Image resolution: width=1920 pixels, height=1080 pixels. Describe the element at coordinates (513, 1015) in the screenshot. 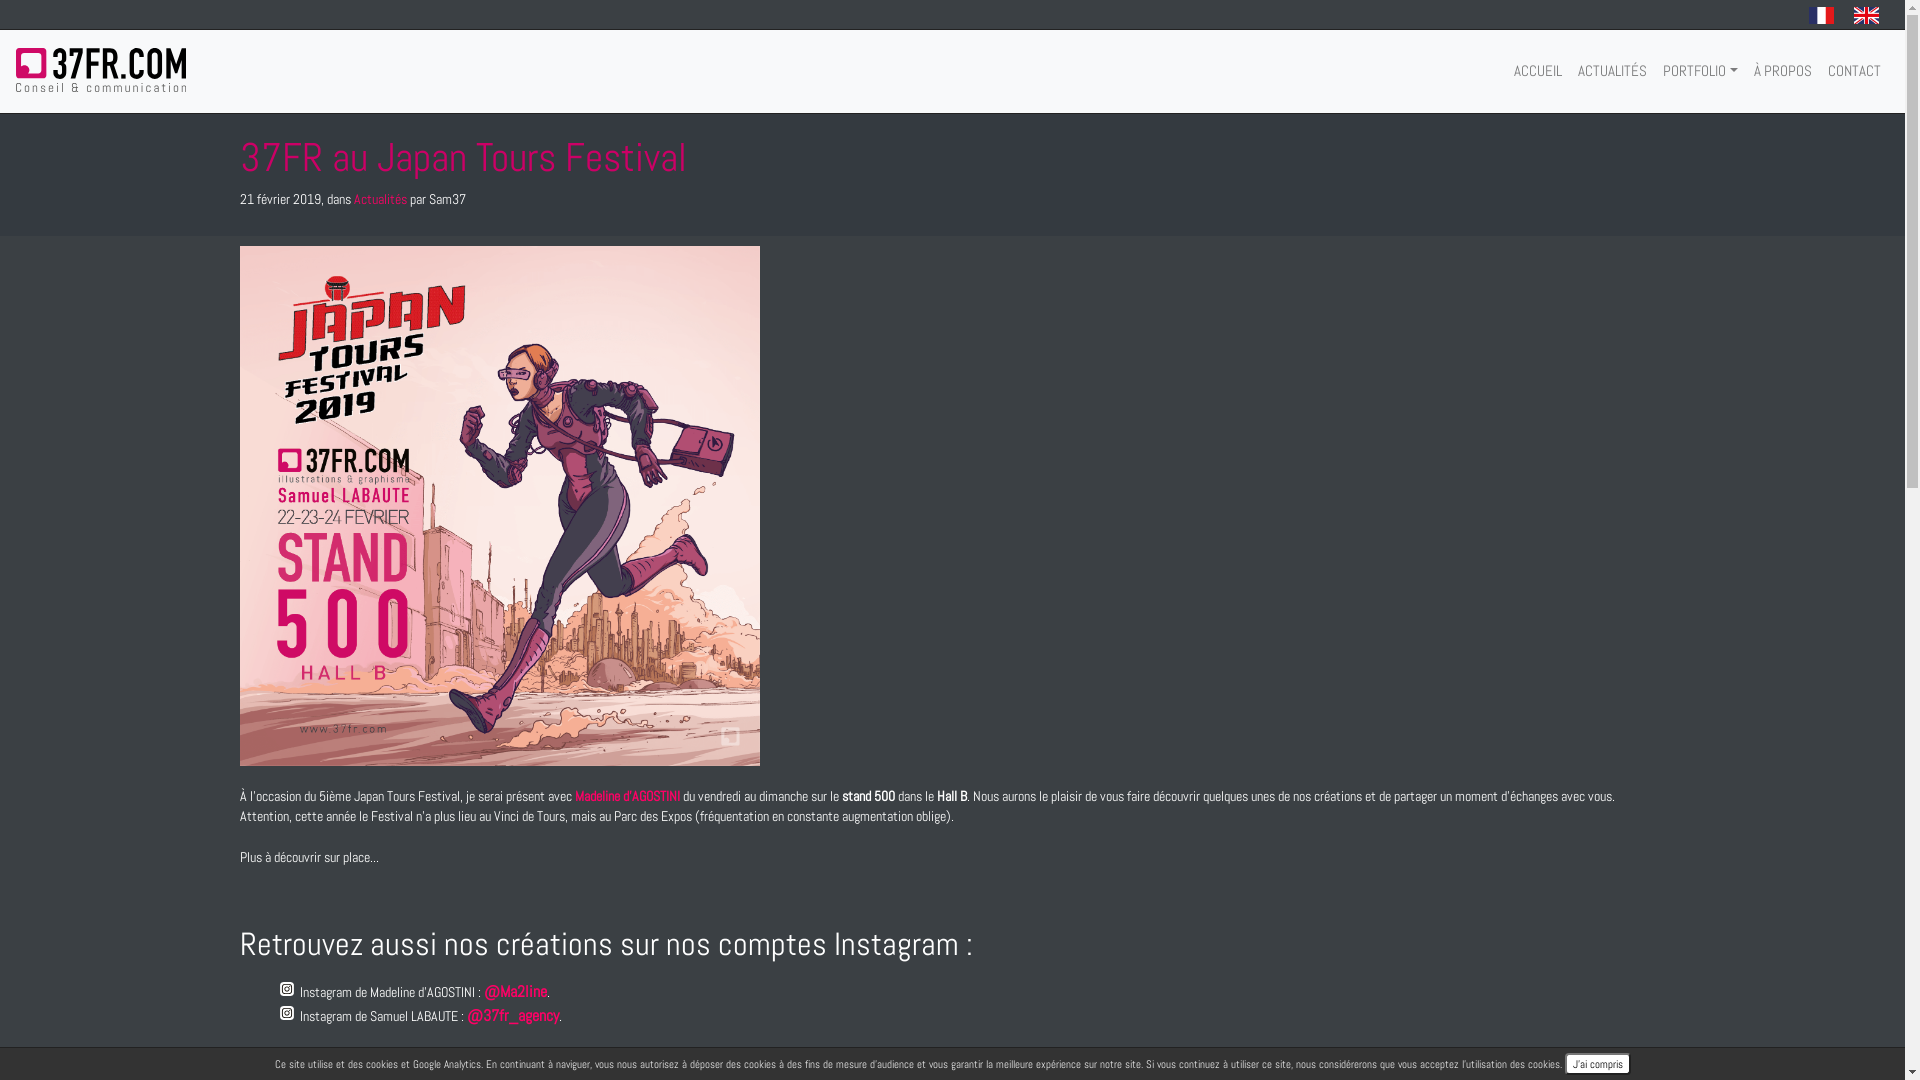

I see `'@37fr_agency'` at that location.